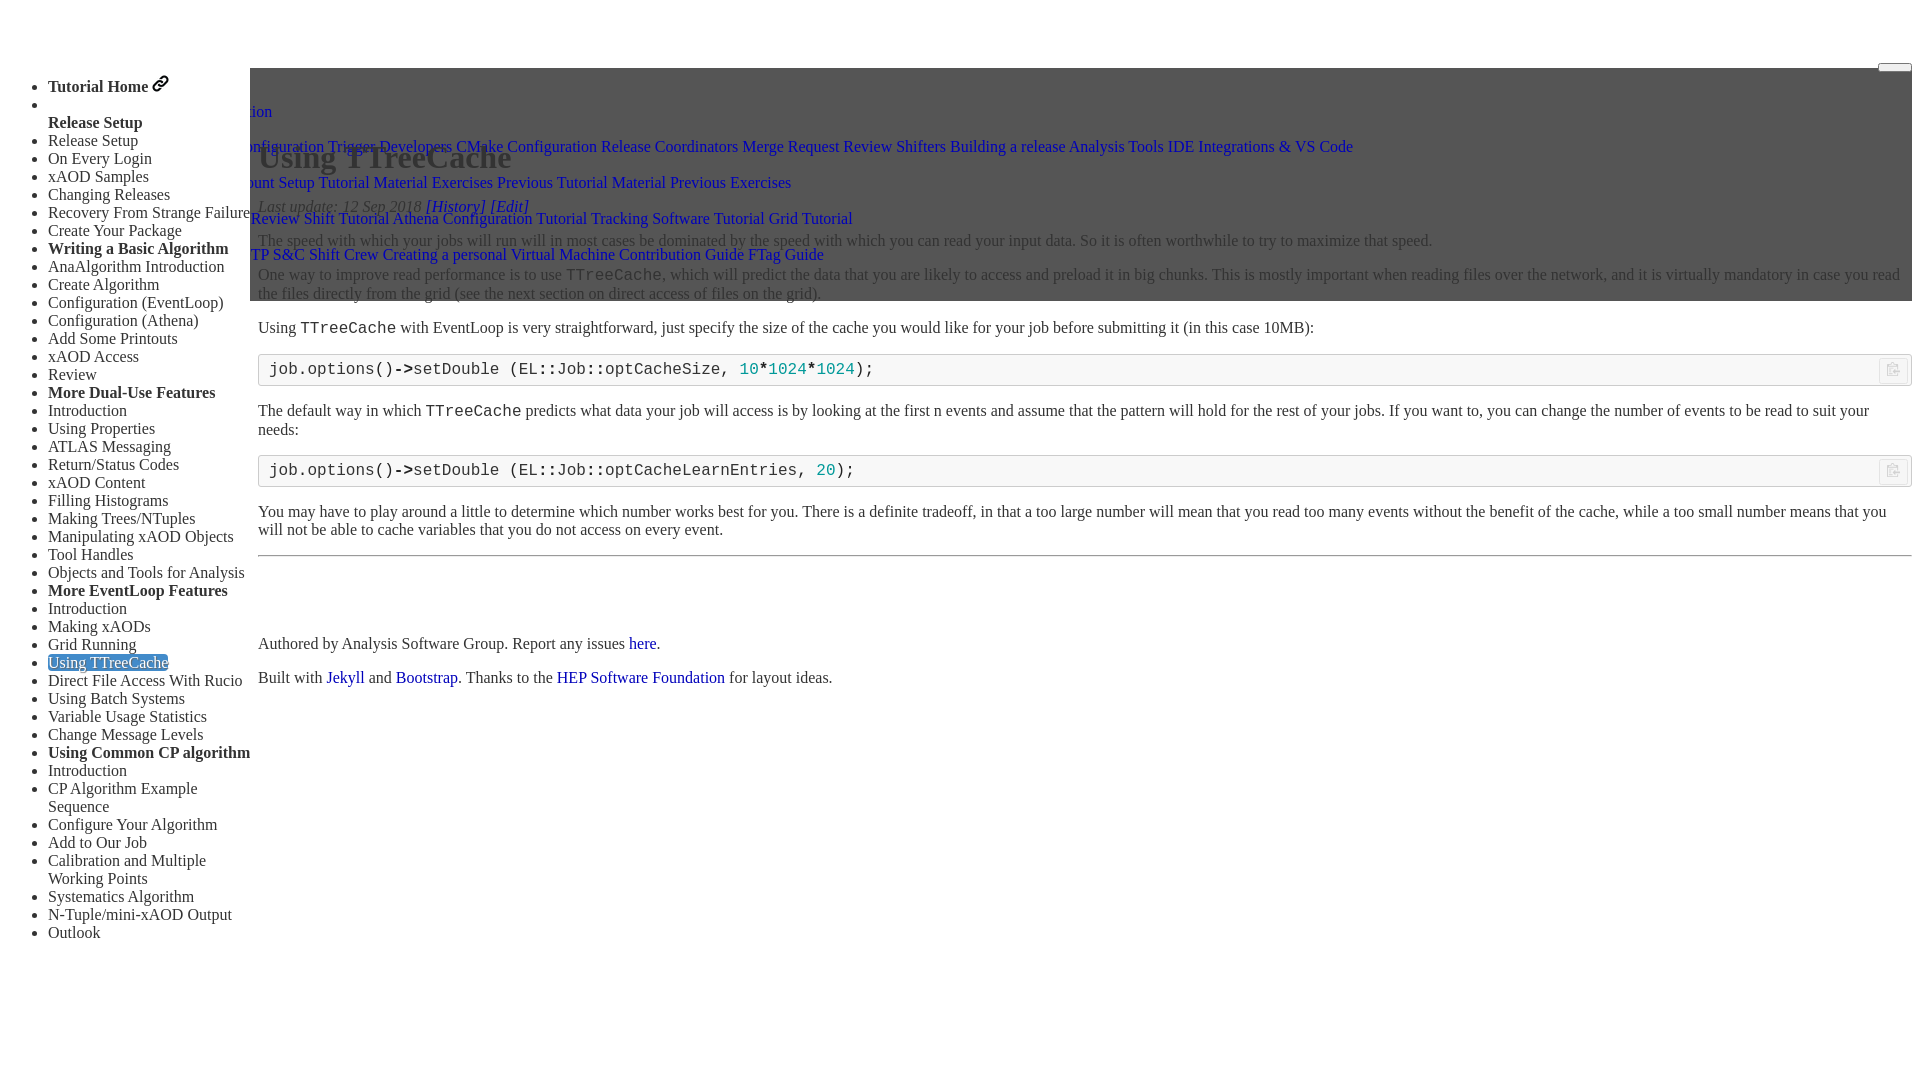 The image size is (1920, 1080). What do you see at coordinates (627, 643) in the screenshot?
I see `'here'` at bounding box center [627, 643].